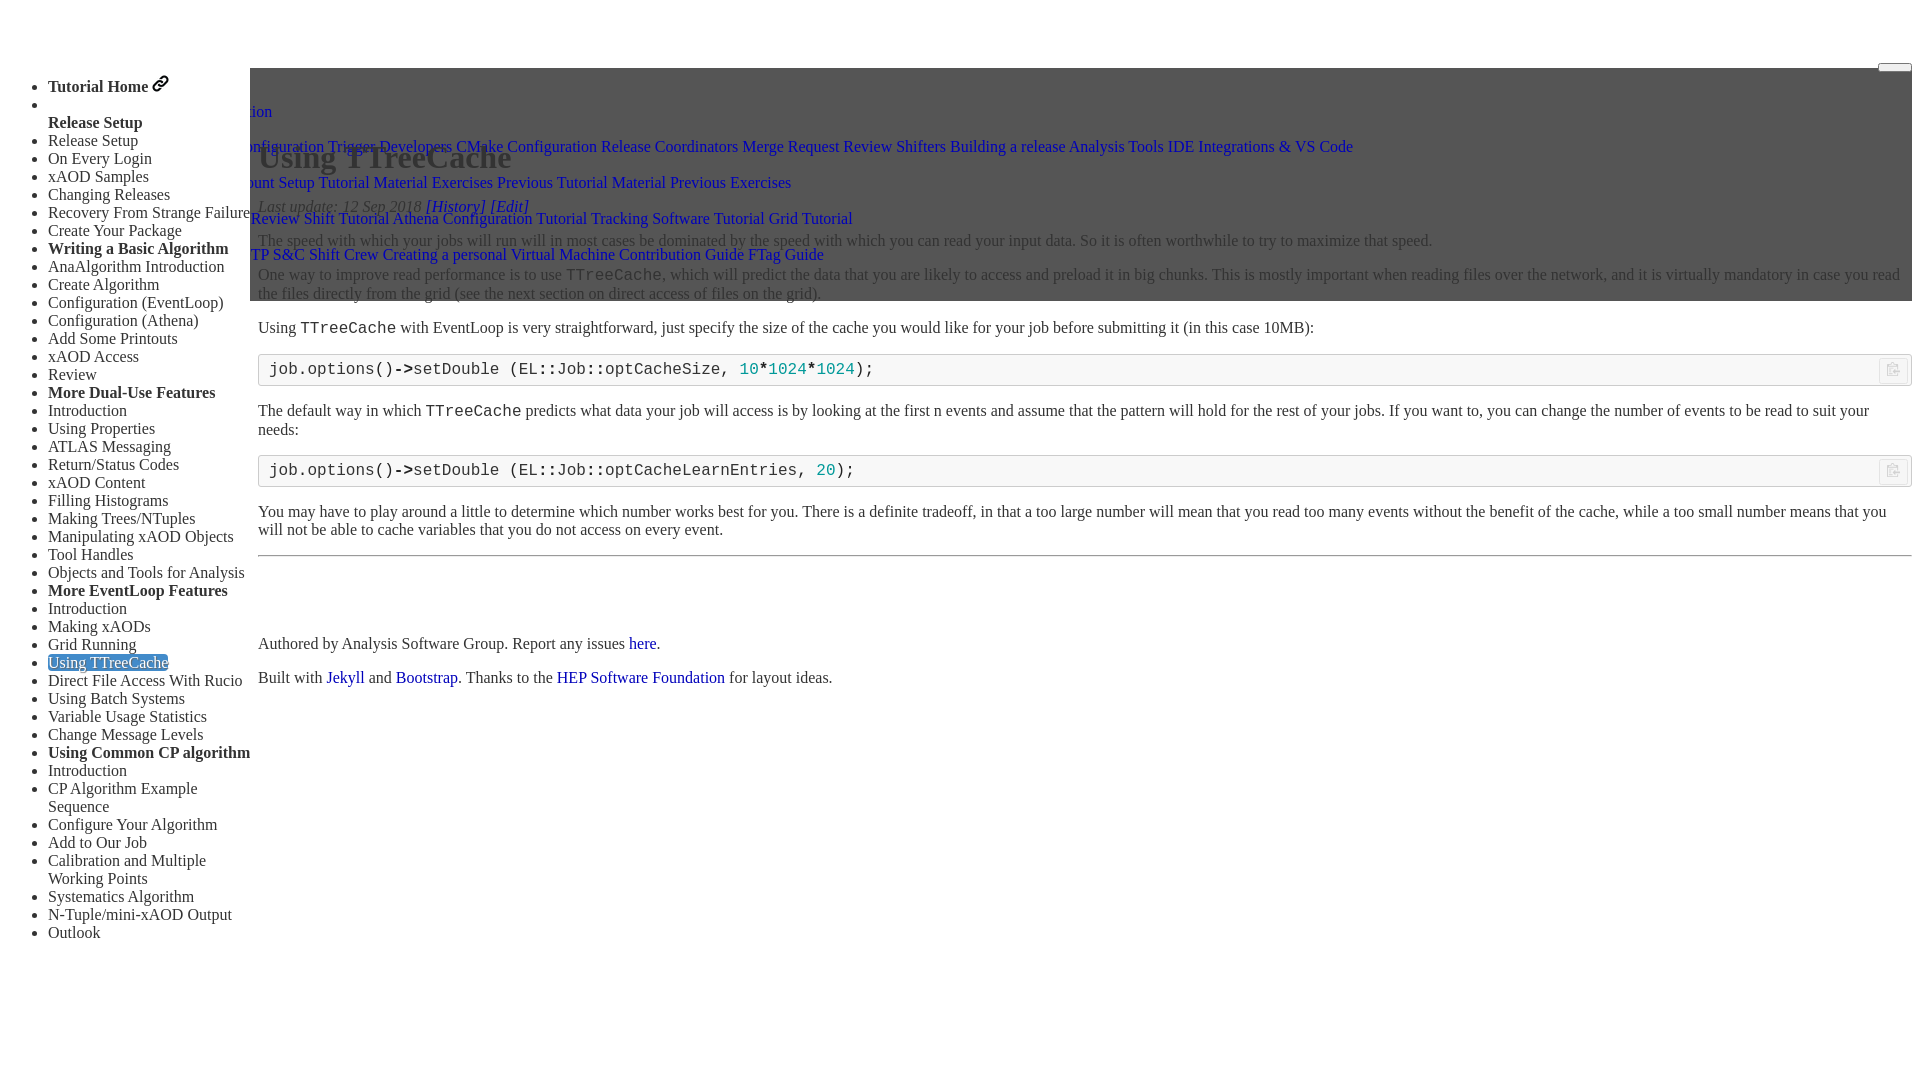 The image size is (1920, 1080). What do you see at coordinates (627, 643) in the screenshot?
I see `'here'` at bounding box center [627, 643].